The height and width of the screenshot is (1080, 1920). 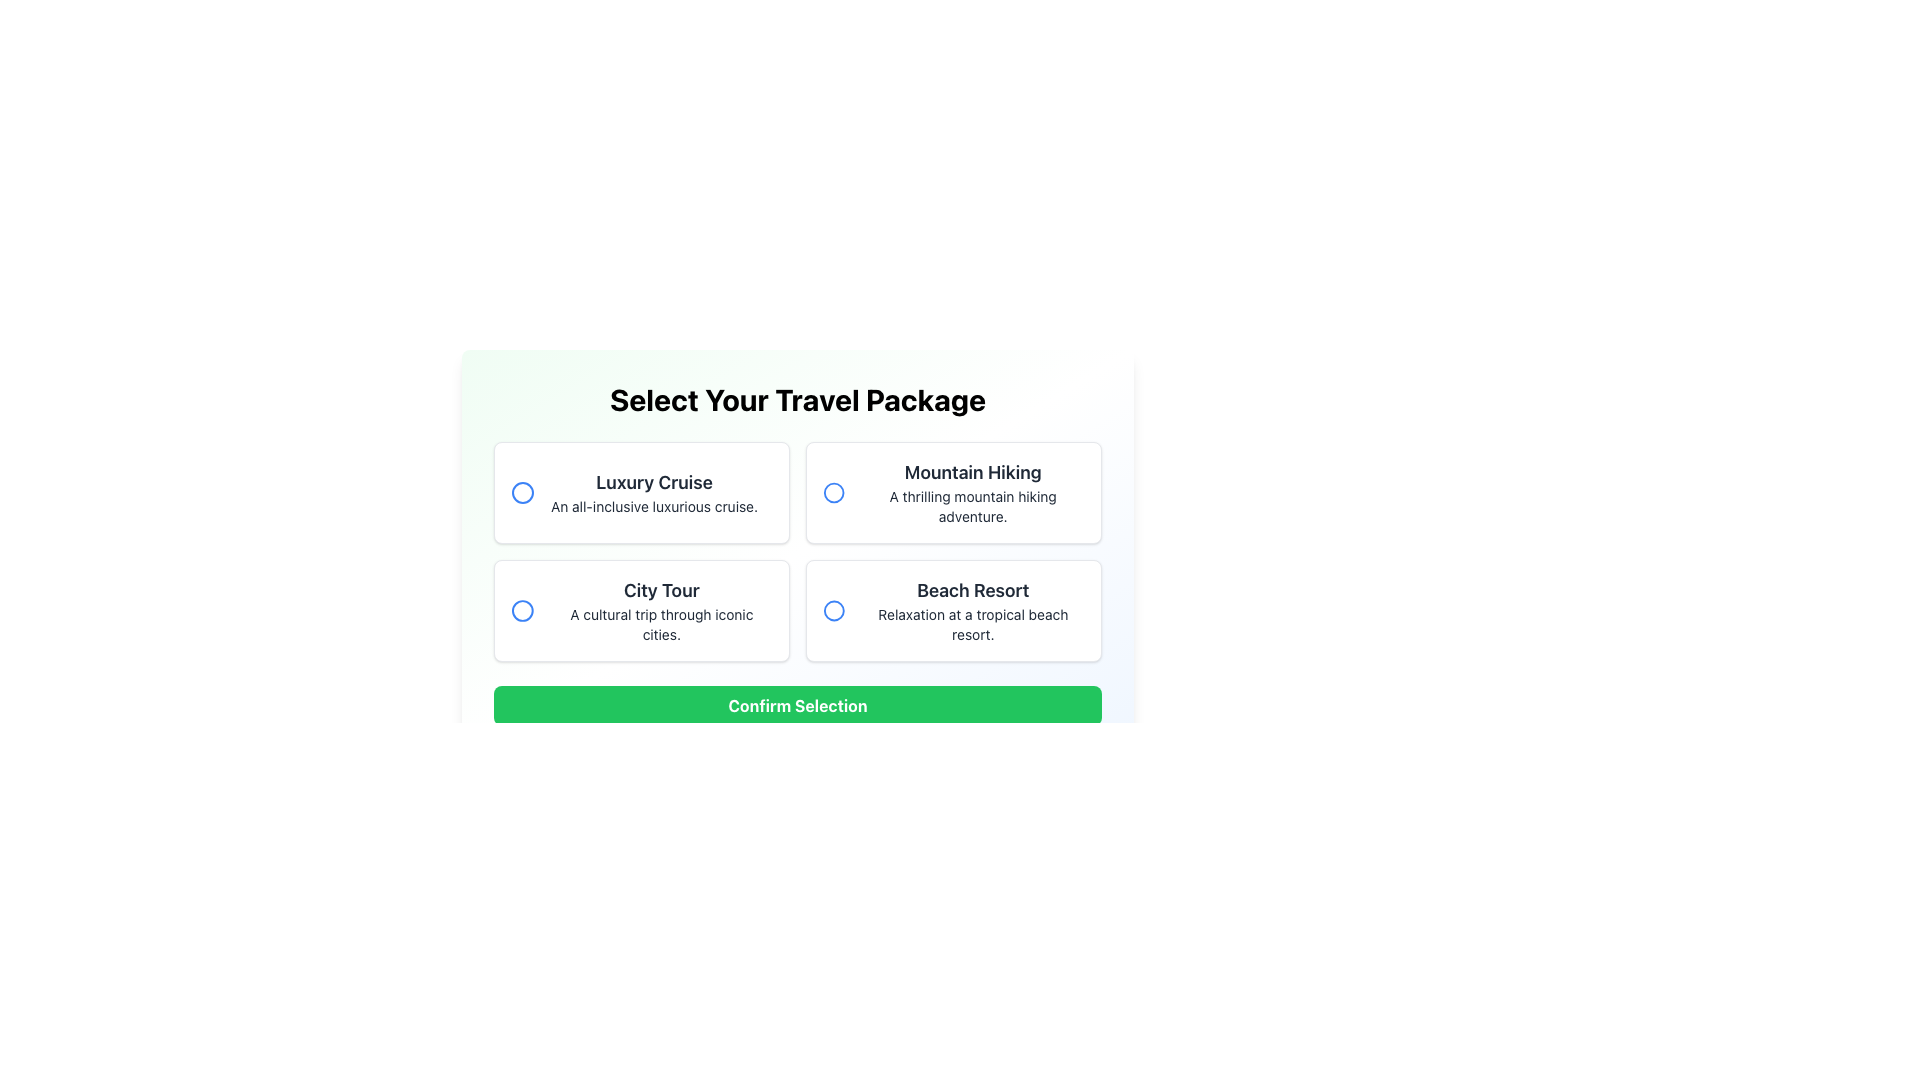 What do you see at coordinates (522, 609) in the screenshot?
I see `the third radio button for the 'City Tour' travel package located in the bottom left corner of the travel package selection interface` at bounding box center [522, 609].